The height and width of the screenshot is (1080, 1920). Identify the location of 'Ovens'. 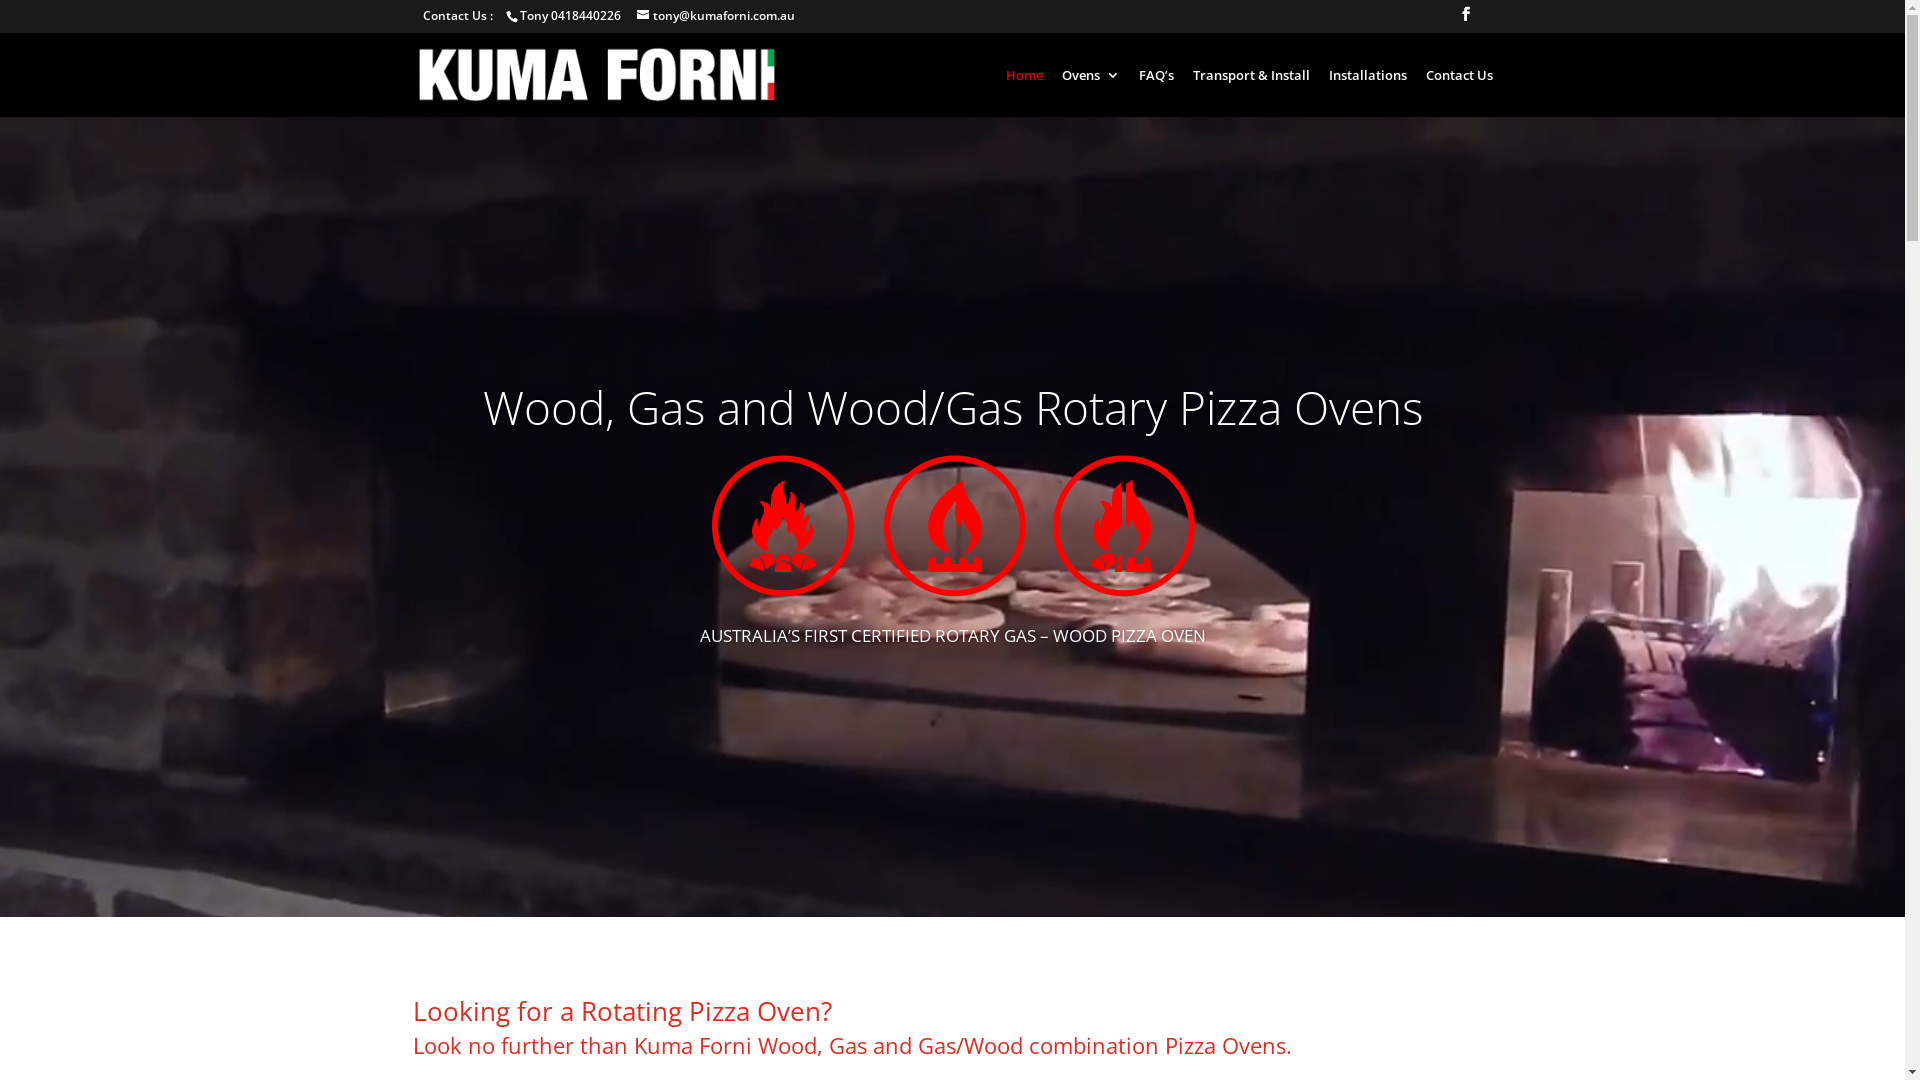
(1089, 92).